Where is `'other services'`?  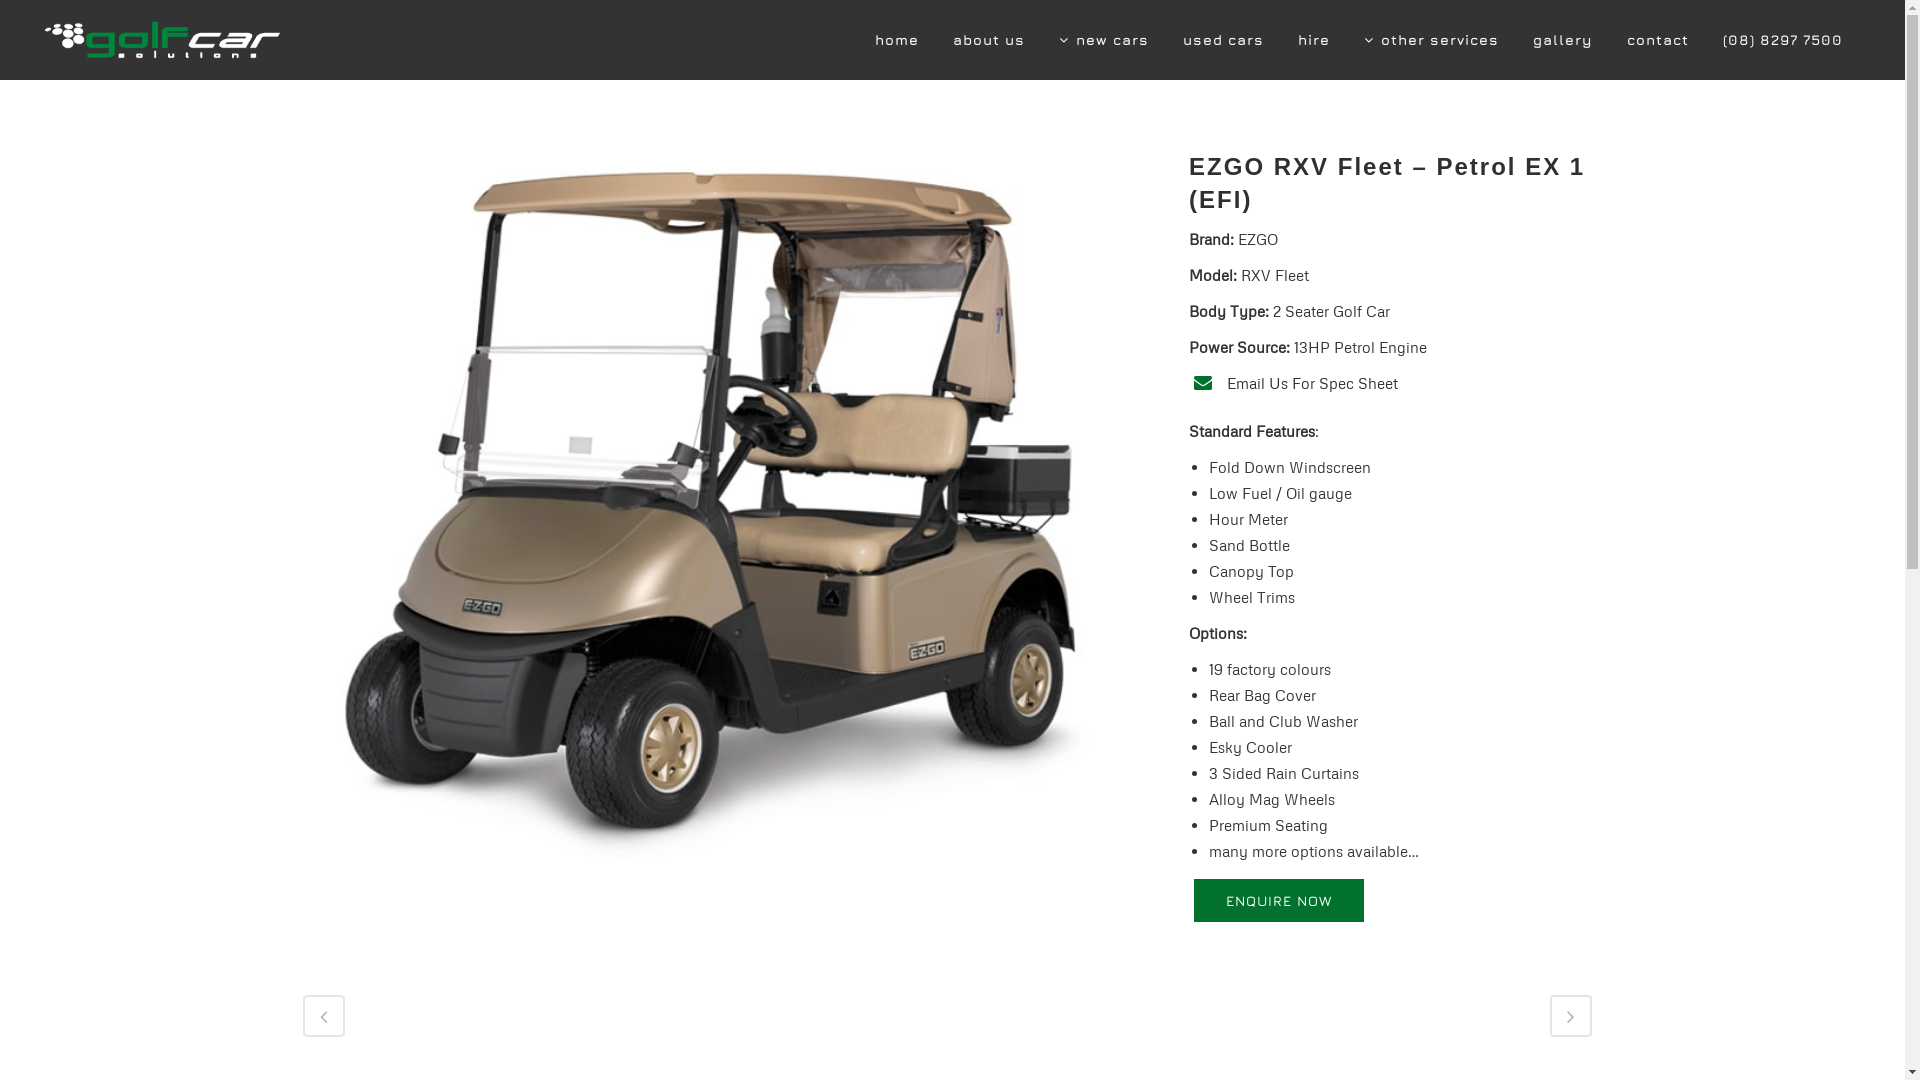
'other services' is located at coordinates (1430, 39).